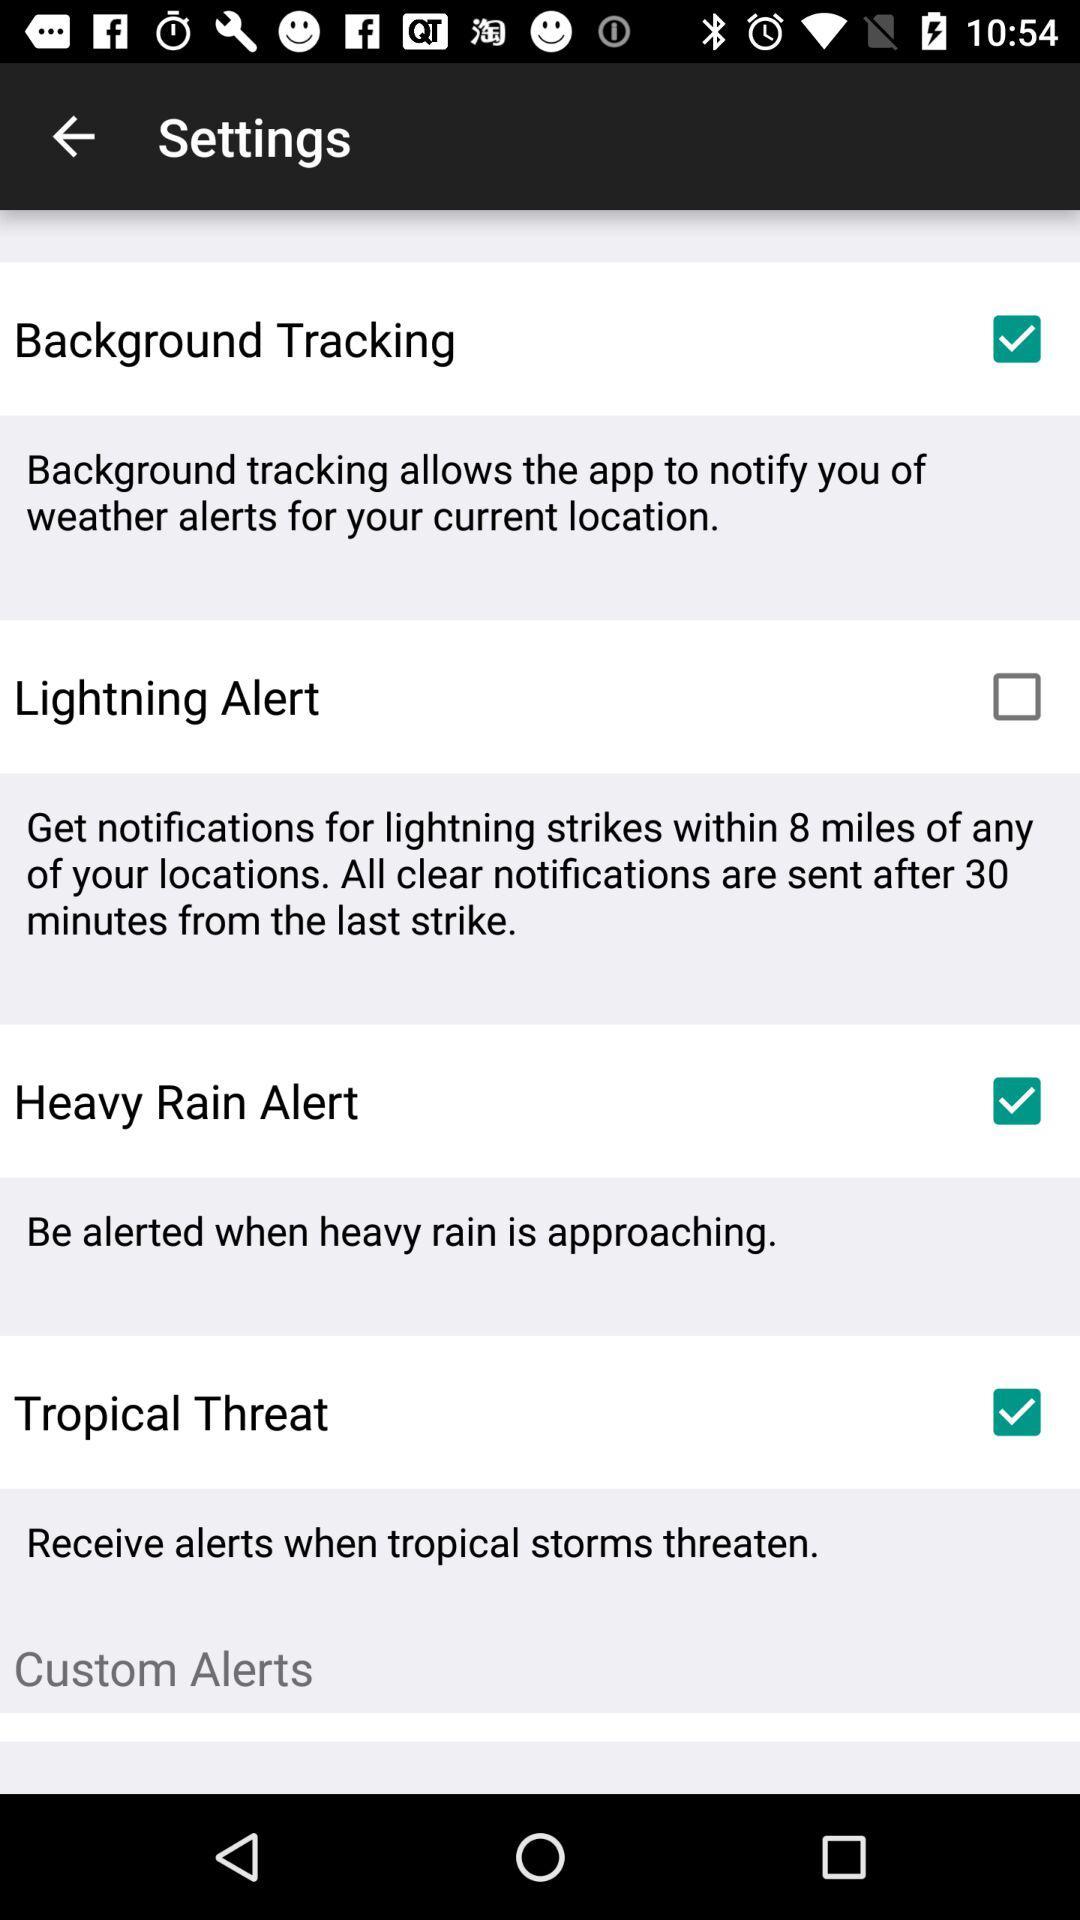 This screenshot has width=1080, height=1920. What do you see at coordinates (1017, 1099) in the screenshot?
I see `item below the get notifications for item` at bounding box center [1017, 1099].